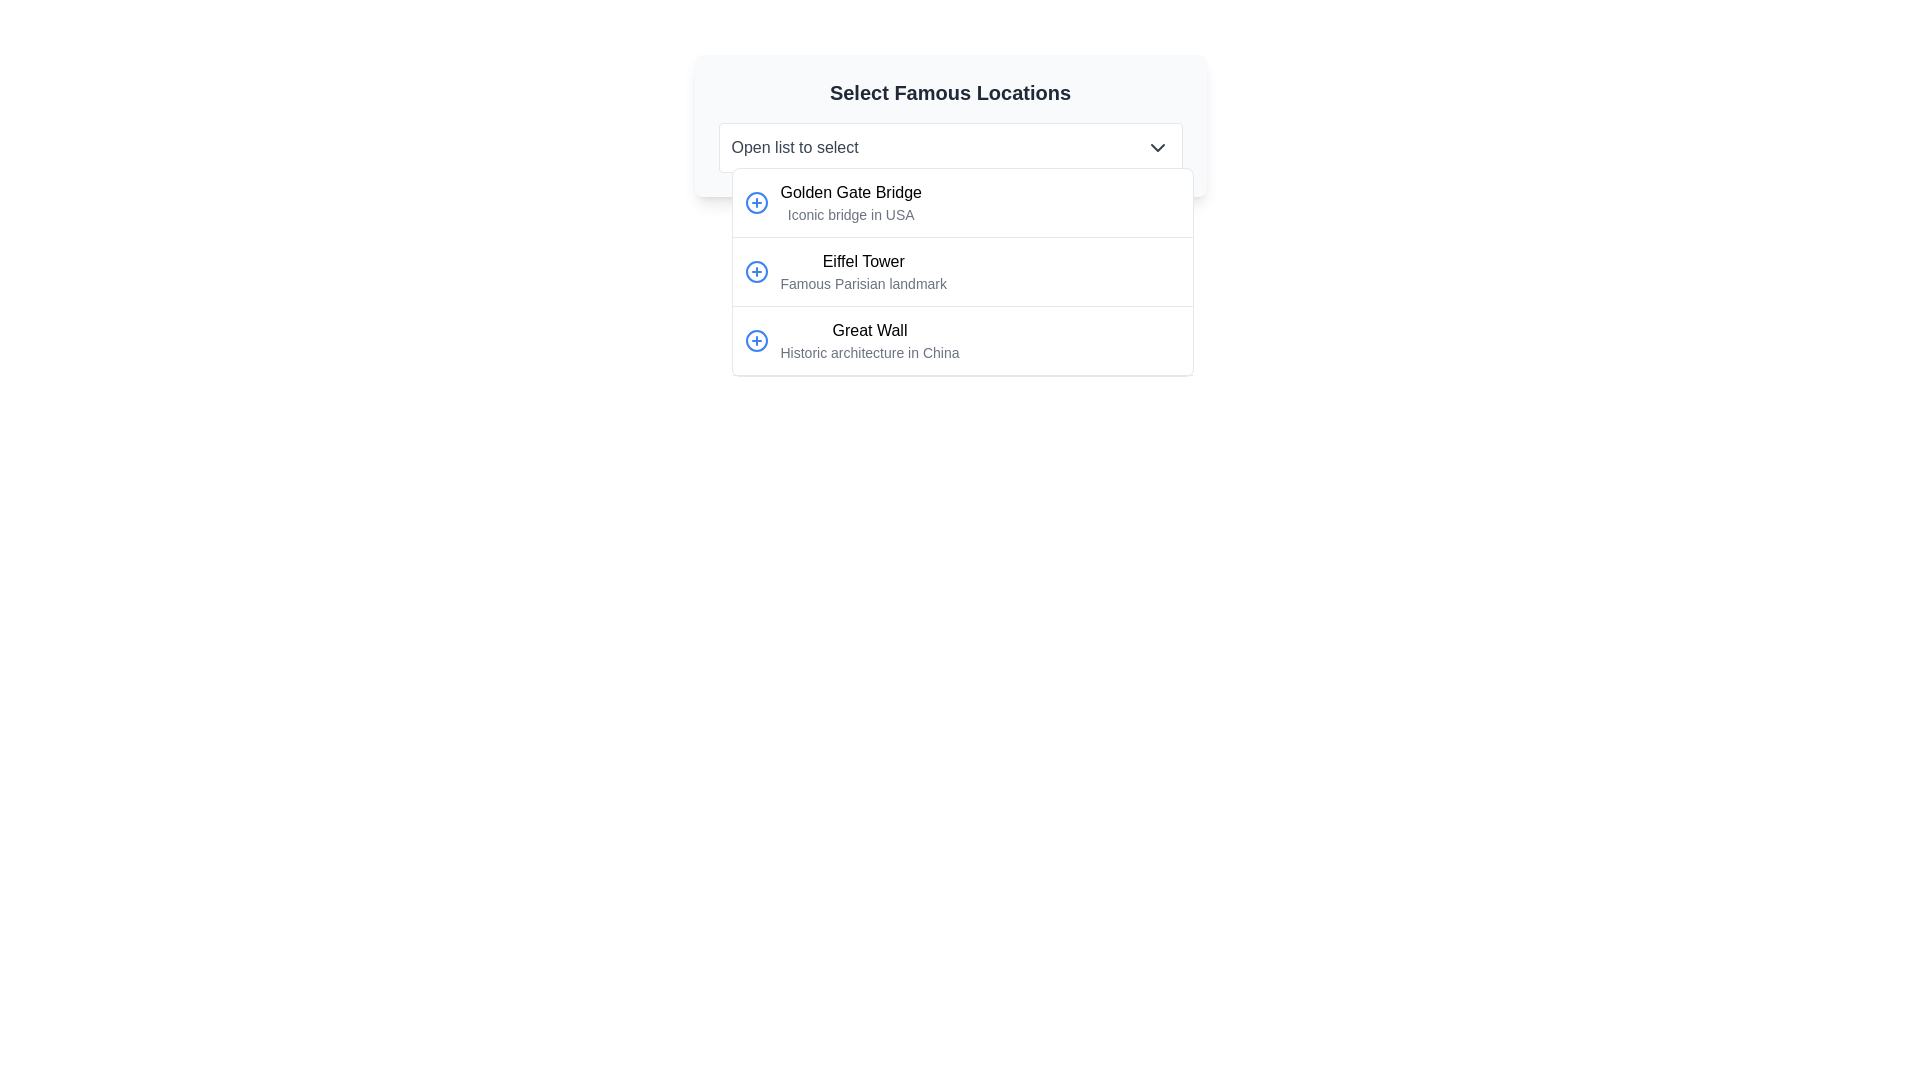  I want to click on the list item displaying the title 'Golden Gate Bridge', so click(851, 203).